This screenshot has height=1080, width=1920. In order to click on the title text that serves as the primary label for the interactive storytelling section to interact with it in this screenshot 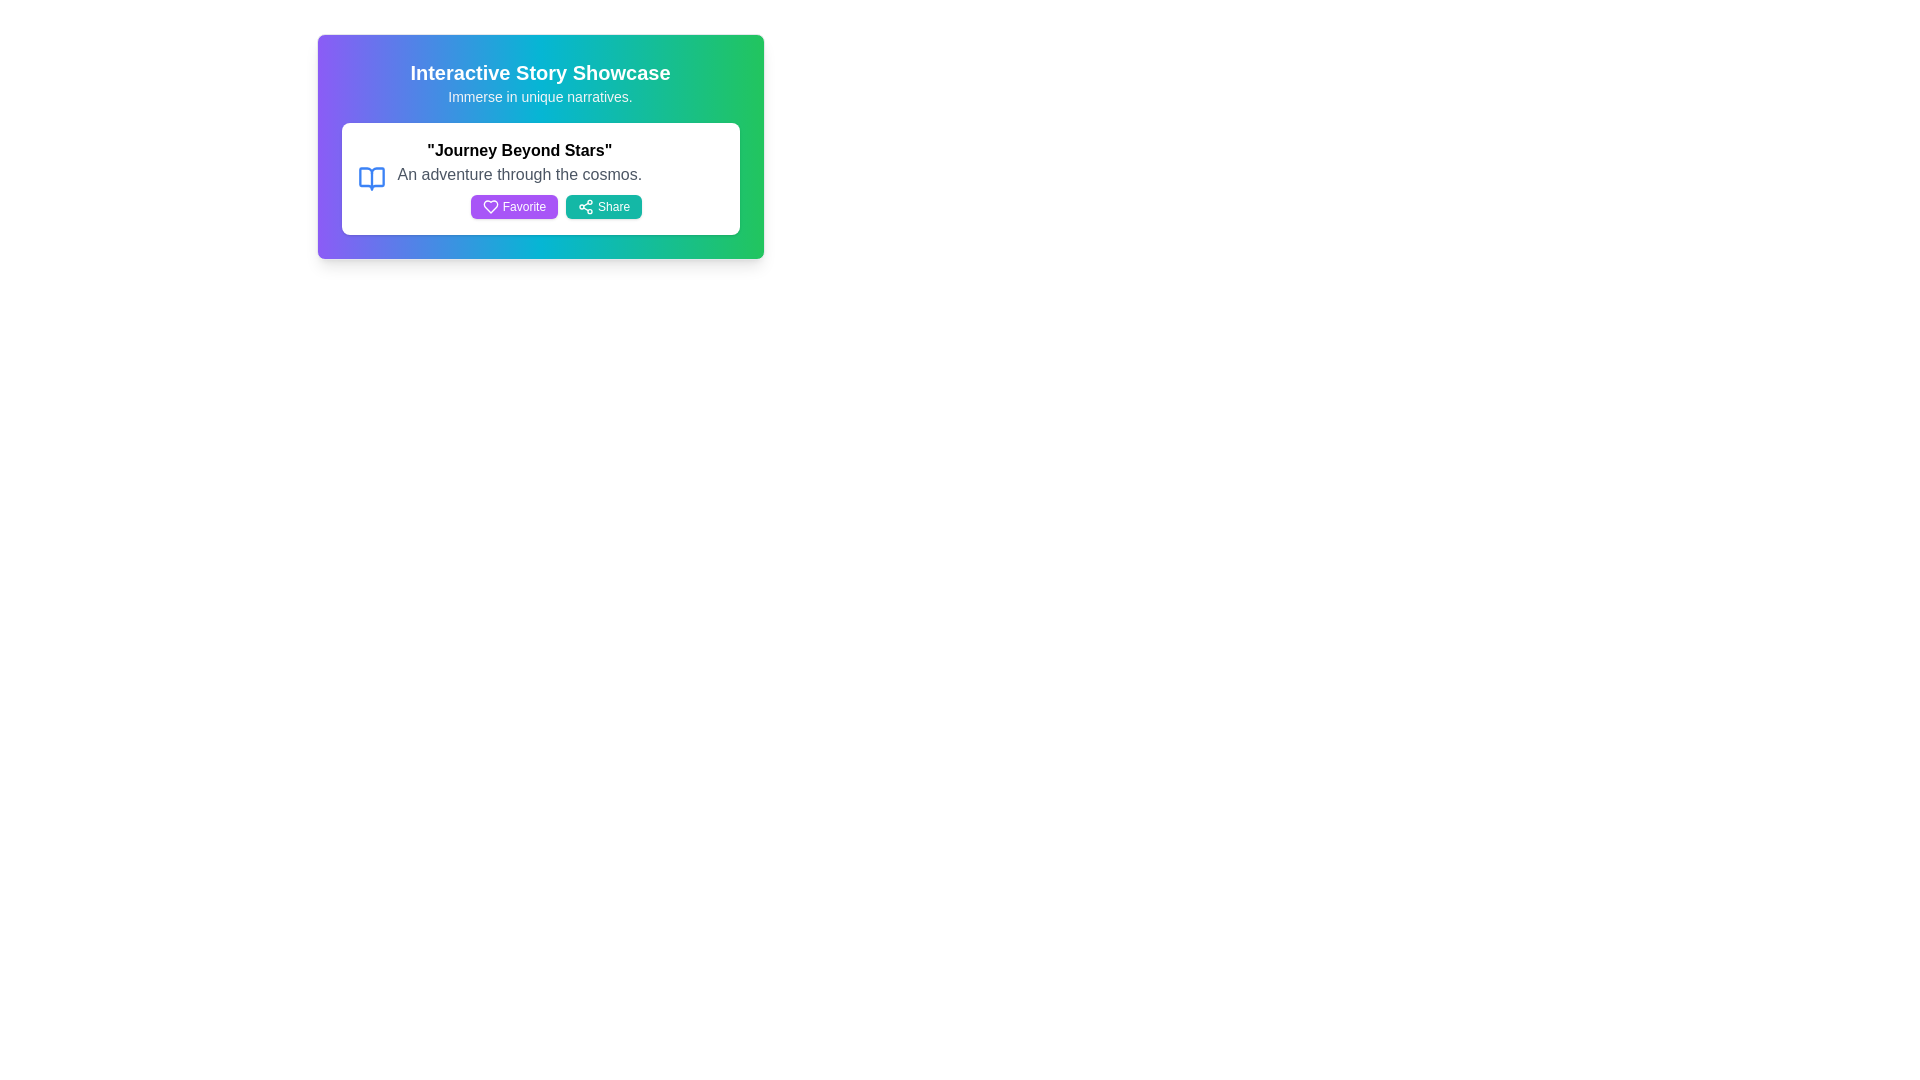, I will do `click(540, 72)`.